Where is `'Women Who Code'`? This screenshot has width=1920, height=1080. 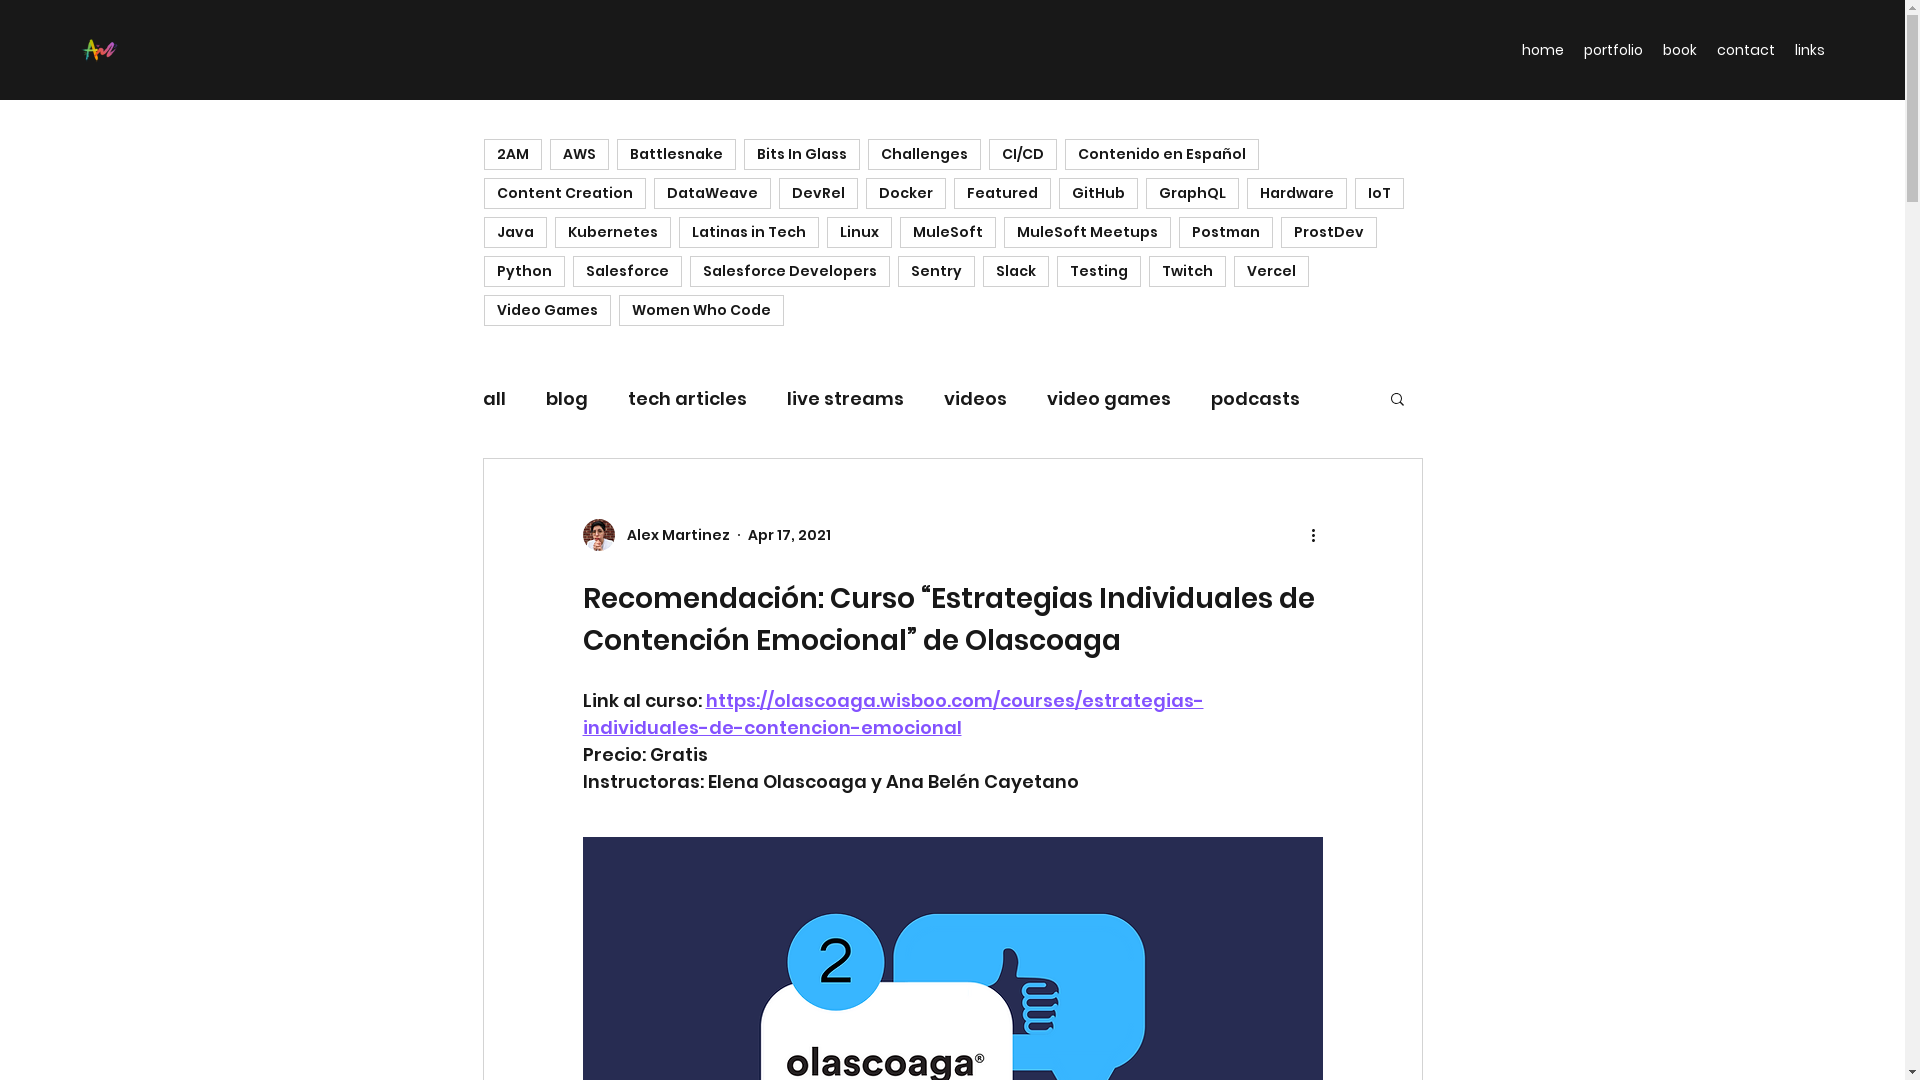
'Women Who Code' is located at coordinates (617, 310).